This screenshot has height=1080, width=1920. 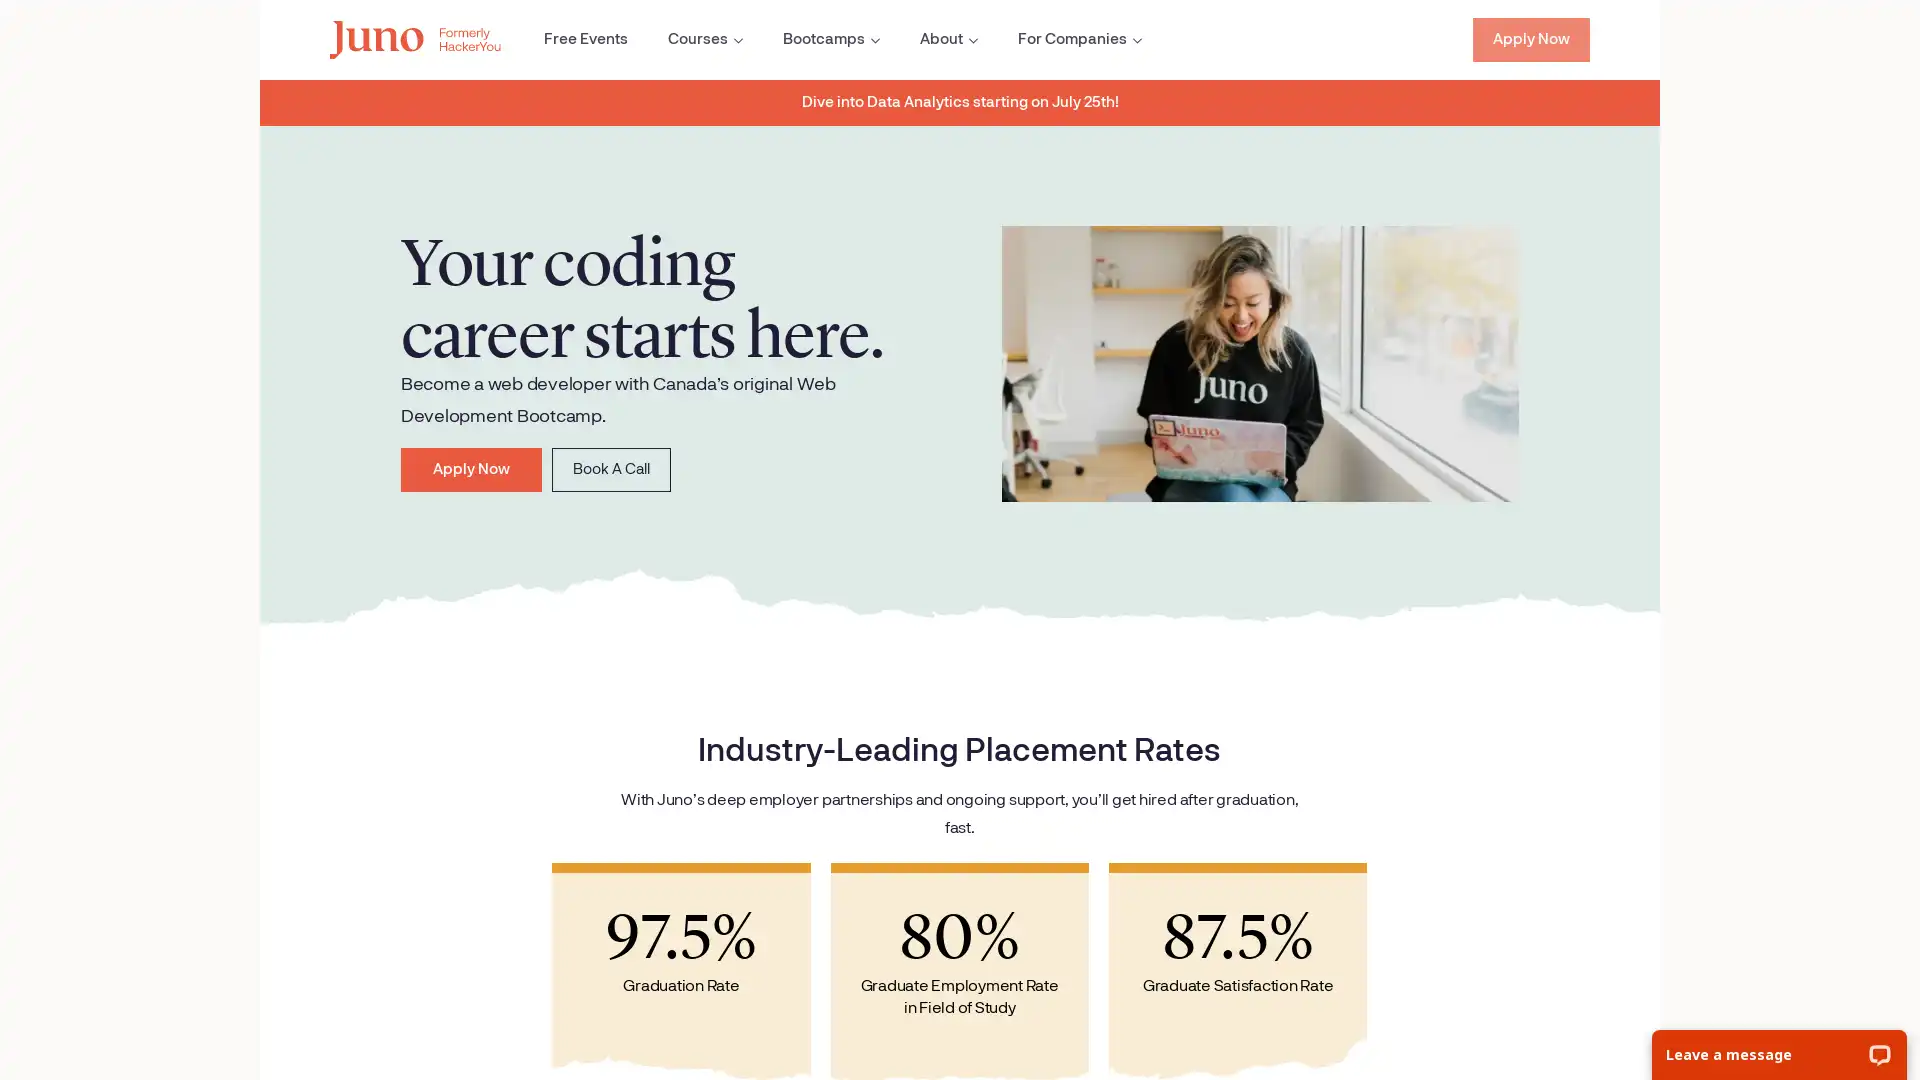 What do you see at coordinates (930, 39) in the screenshot?
I see `Open the About sub menu.` at bounding box center [930, 39].